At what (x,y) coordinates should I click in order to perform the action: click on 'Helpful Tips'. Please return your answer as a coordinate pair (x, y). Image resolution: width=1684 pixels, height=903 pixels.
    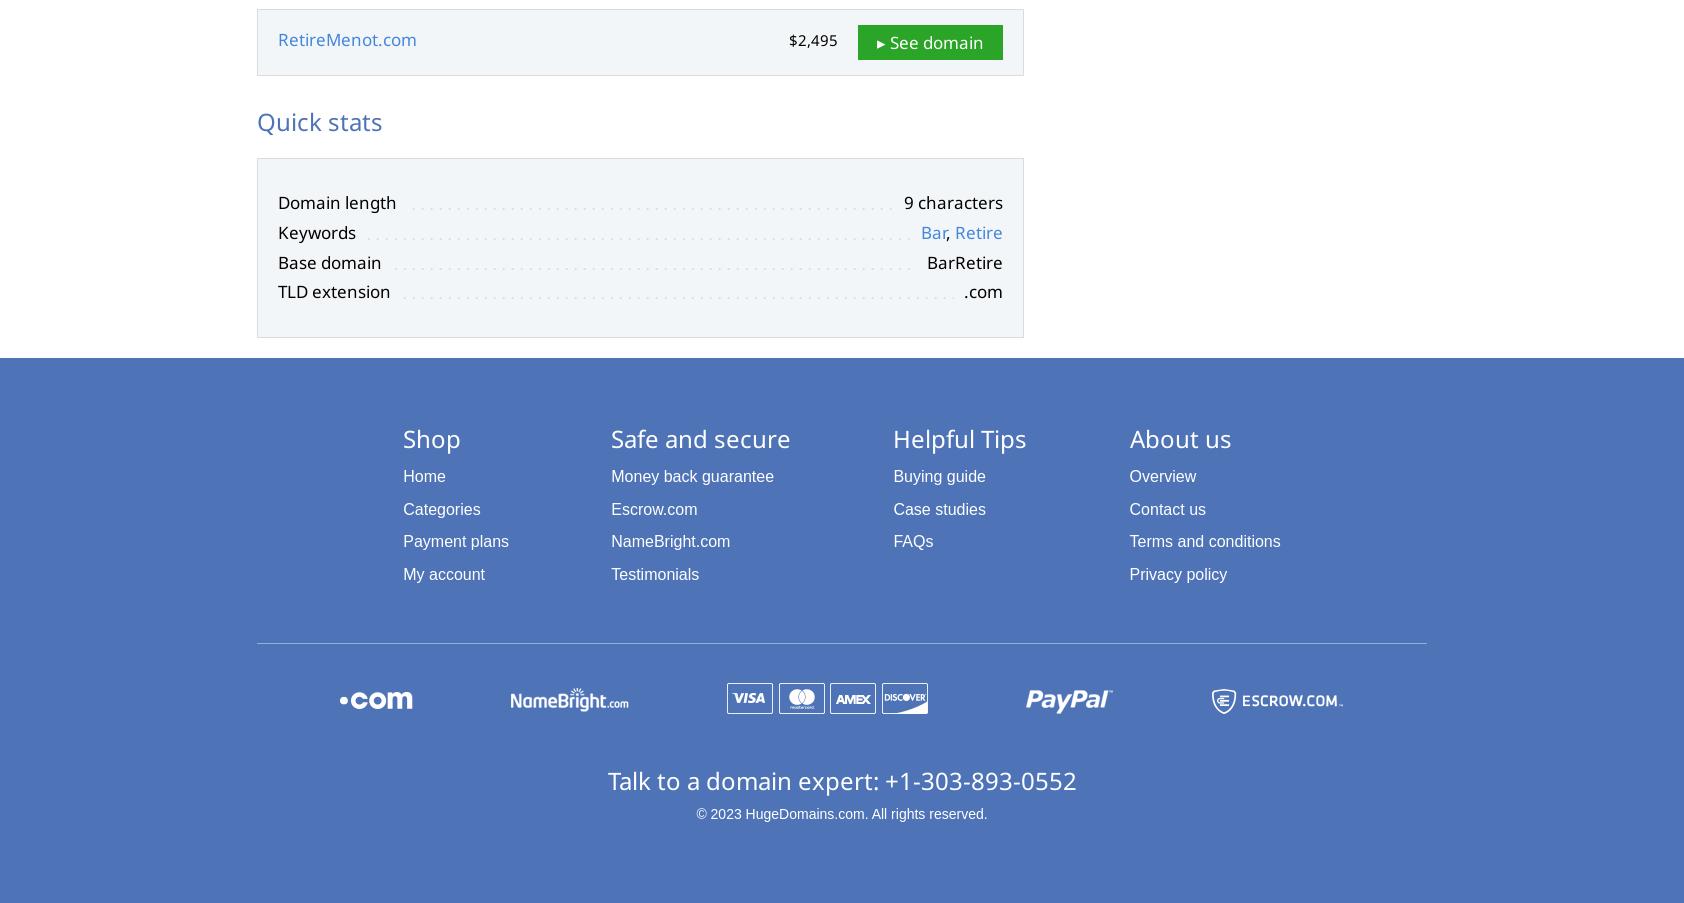
    Looking at the image, I should click on (959, 436).